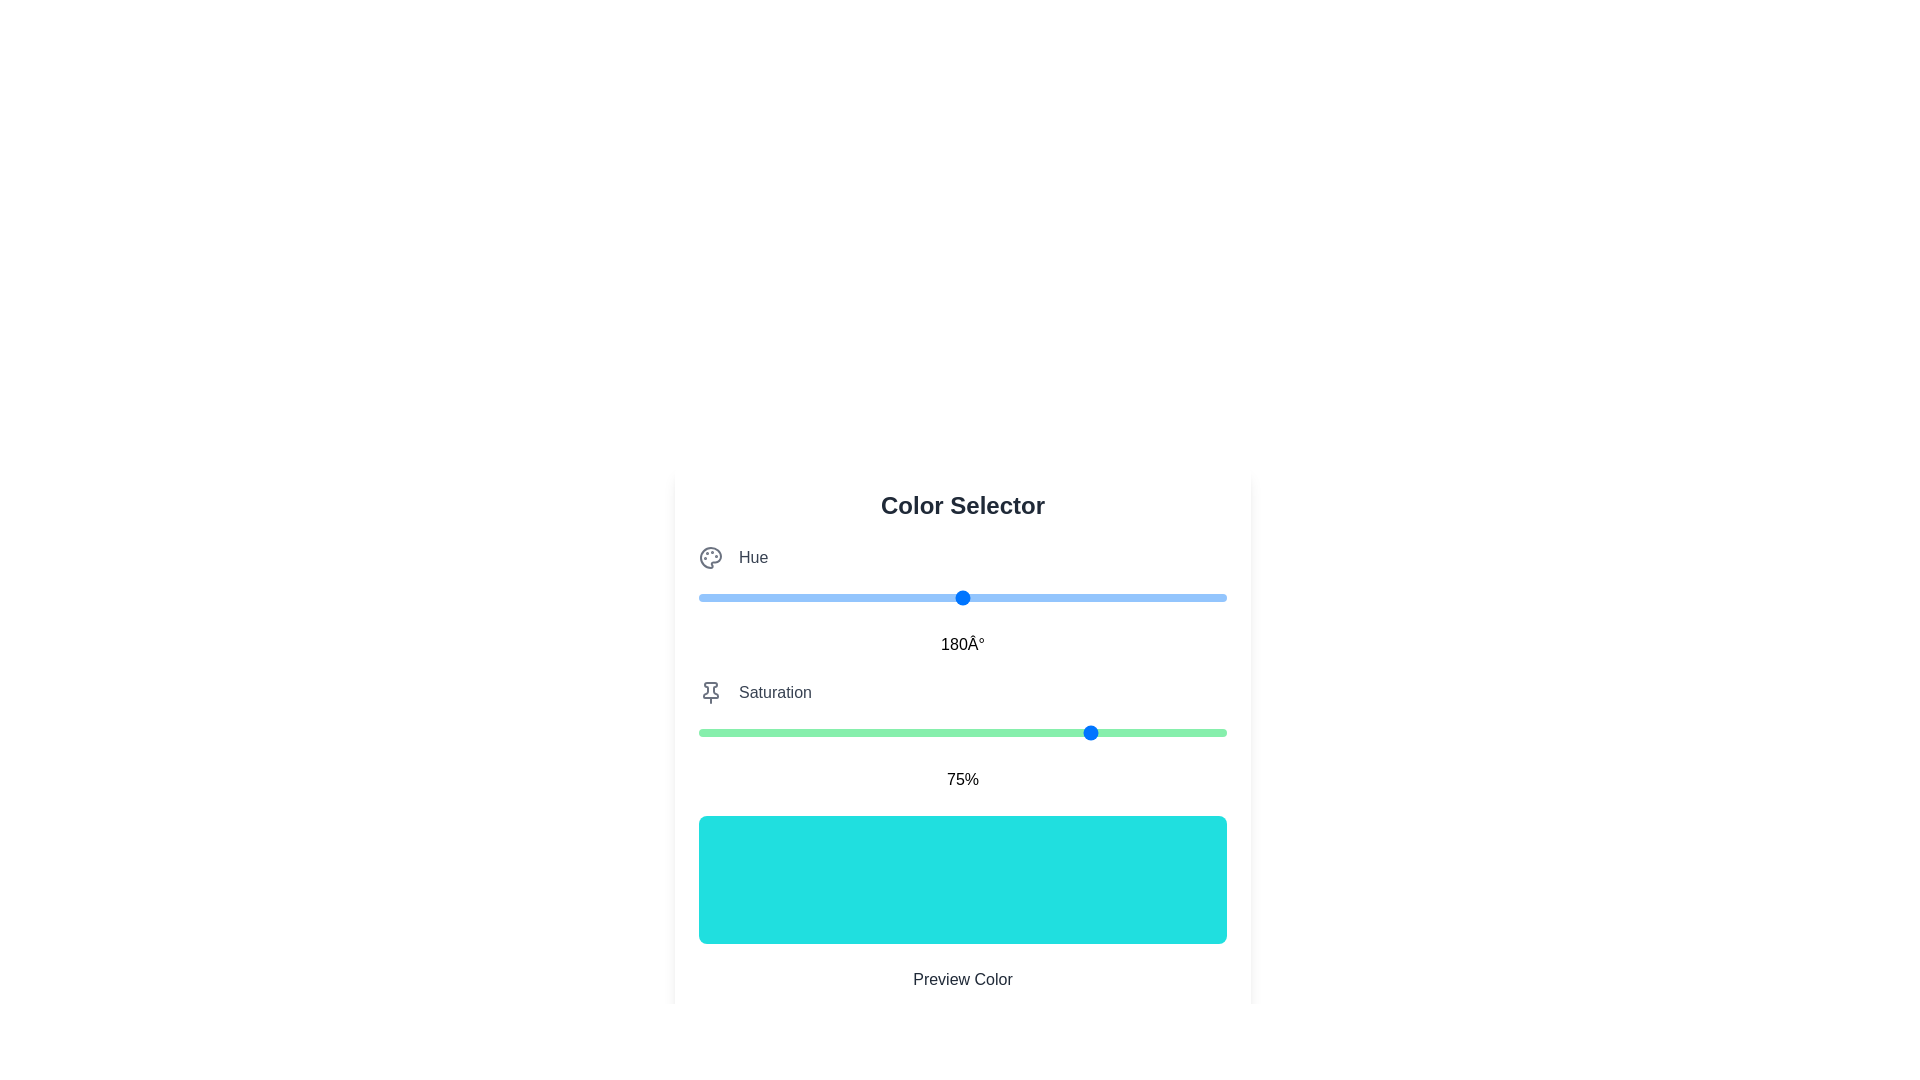 Image resolution: width=1920 pixels, height=1080 pixels. I want to click on the main body of the palette icon, which symbolizes an artistic tool, by clicking on it, so click(710, 558).